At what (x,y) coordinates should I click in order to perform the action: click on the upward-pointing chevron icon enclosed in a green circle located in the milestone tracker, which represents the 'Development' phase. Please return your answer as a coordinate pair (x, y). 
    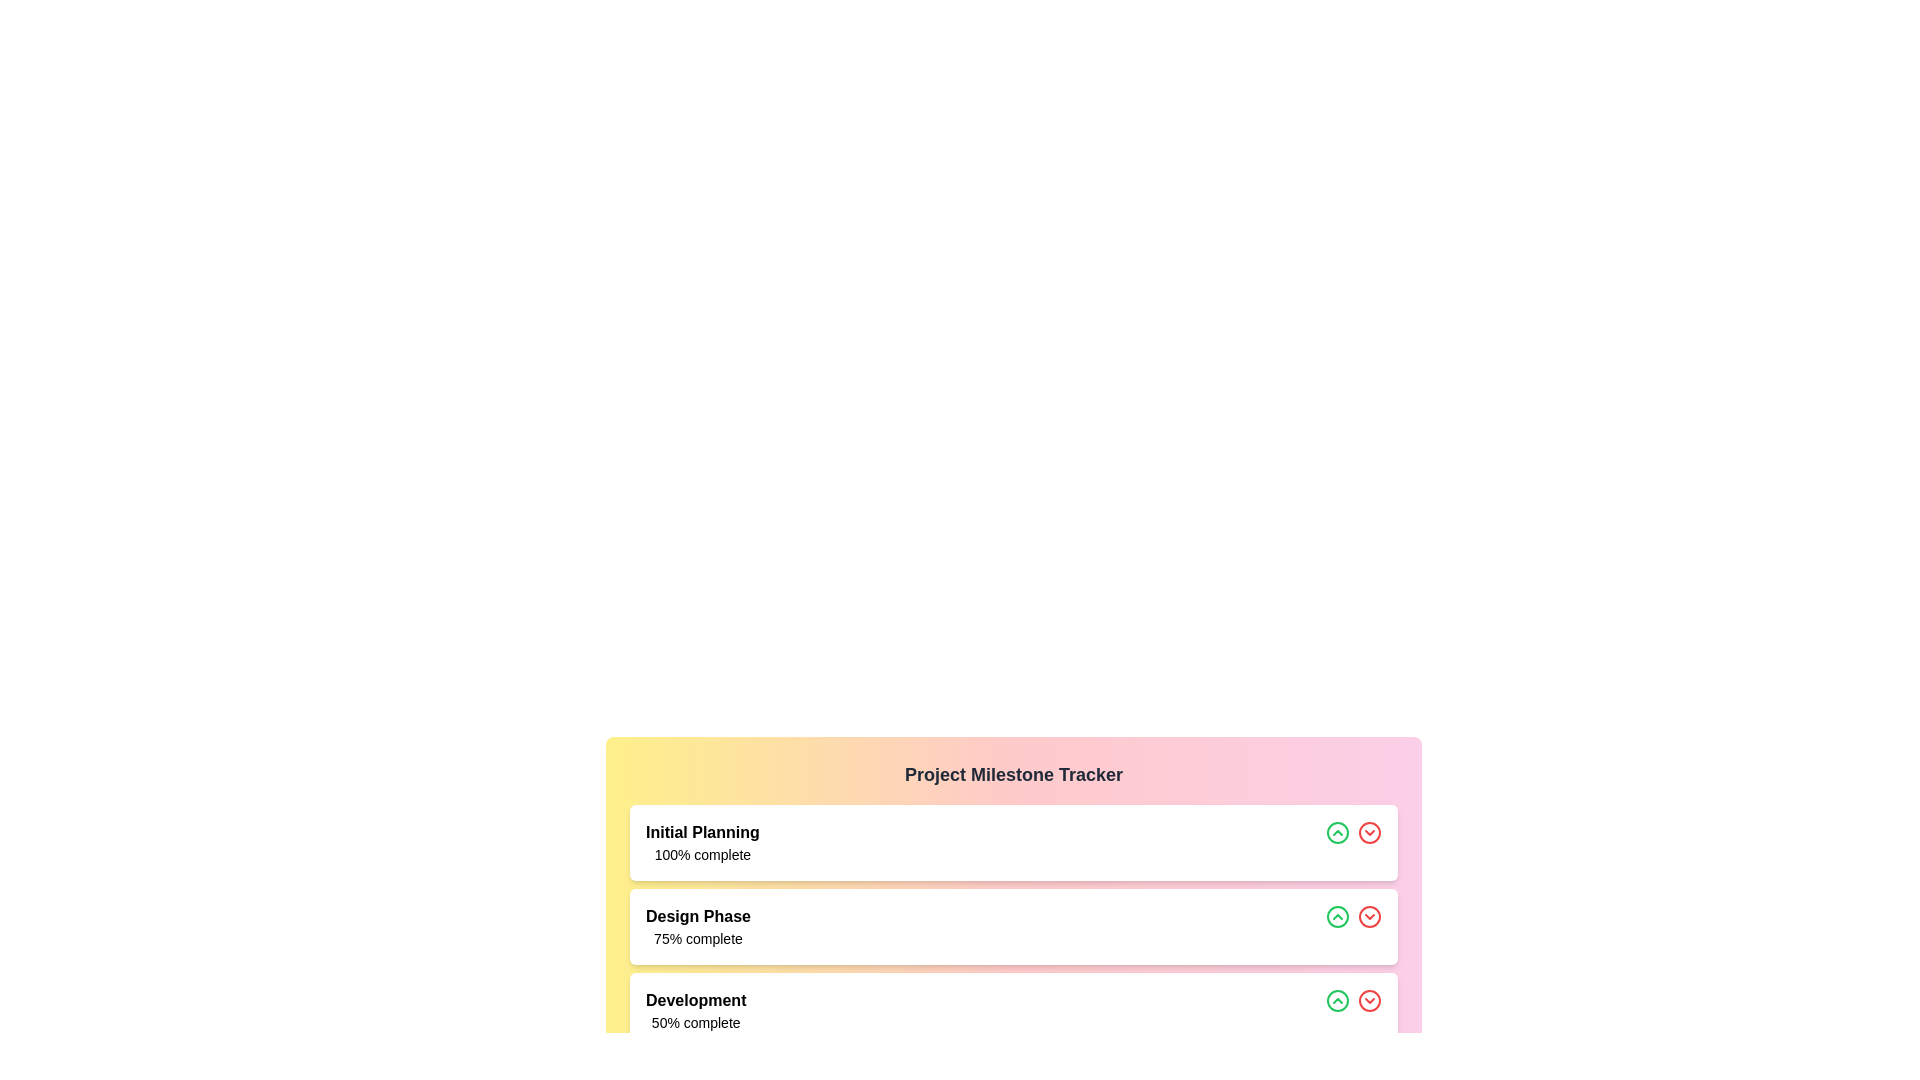
    Looking at the image, I should click on (1338, 1001).